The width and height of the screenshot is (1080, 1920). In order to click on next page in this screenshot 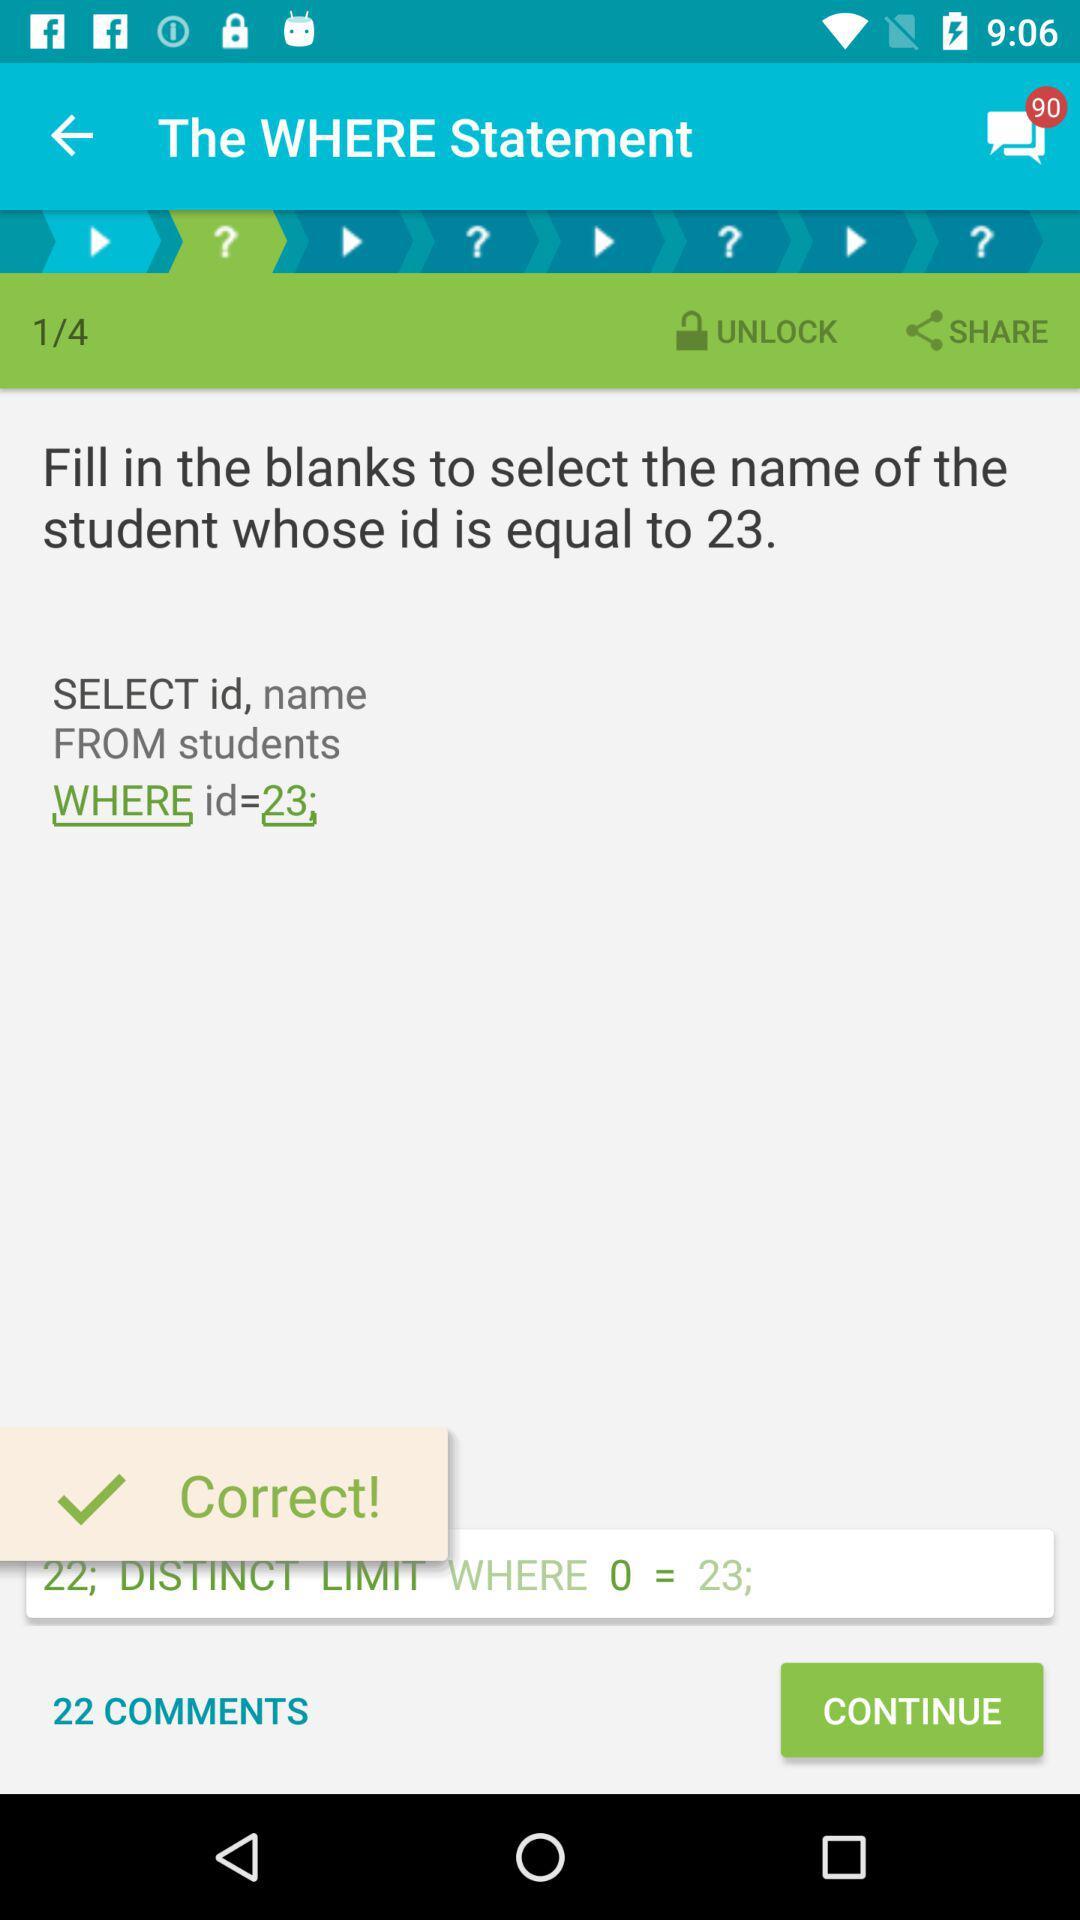, I will do `click(601, 240)`.